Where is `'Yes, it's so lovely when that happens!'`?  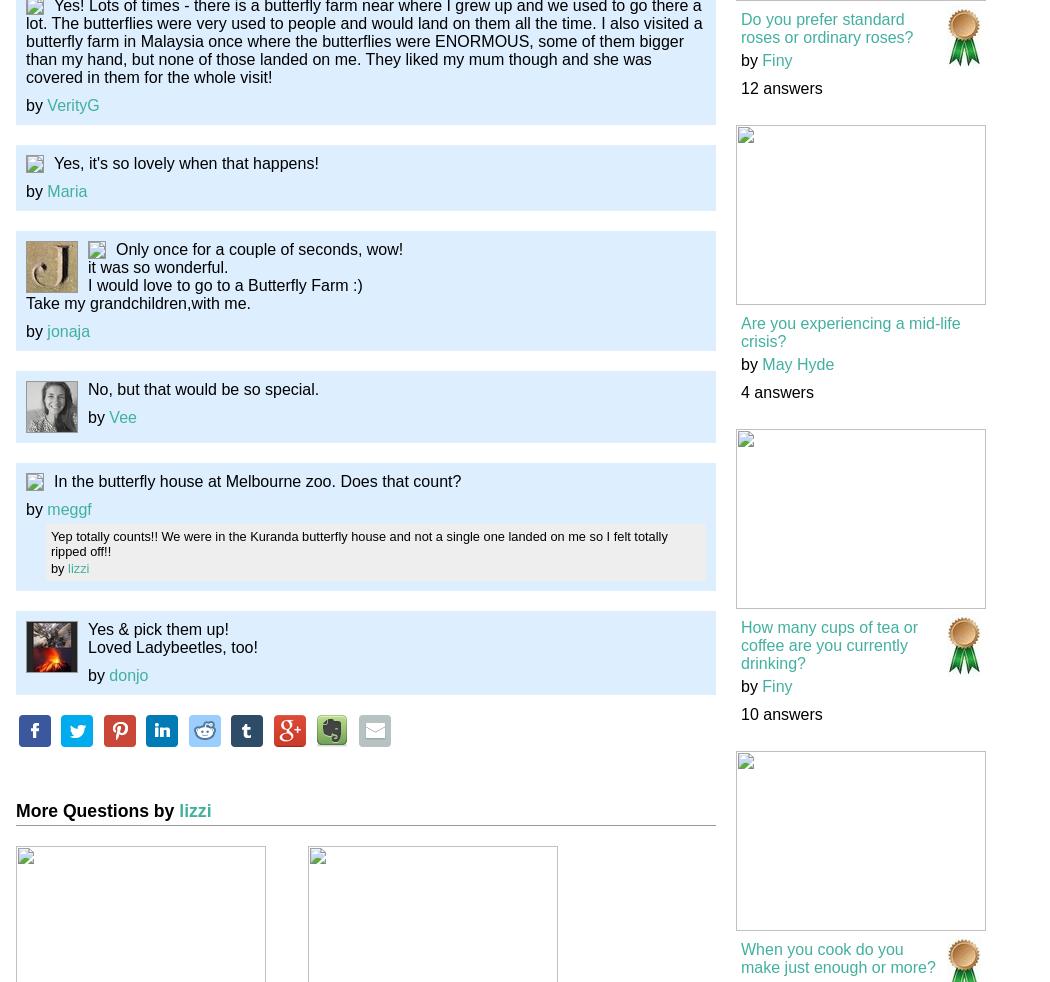
'Yes, it's so lovely when that happens!' is located at coordinates (185, 161).